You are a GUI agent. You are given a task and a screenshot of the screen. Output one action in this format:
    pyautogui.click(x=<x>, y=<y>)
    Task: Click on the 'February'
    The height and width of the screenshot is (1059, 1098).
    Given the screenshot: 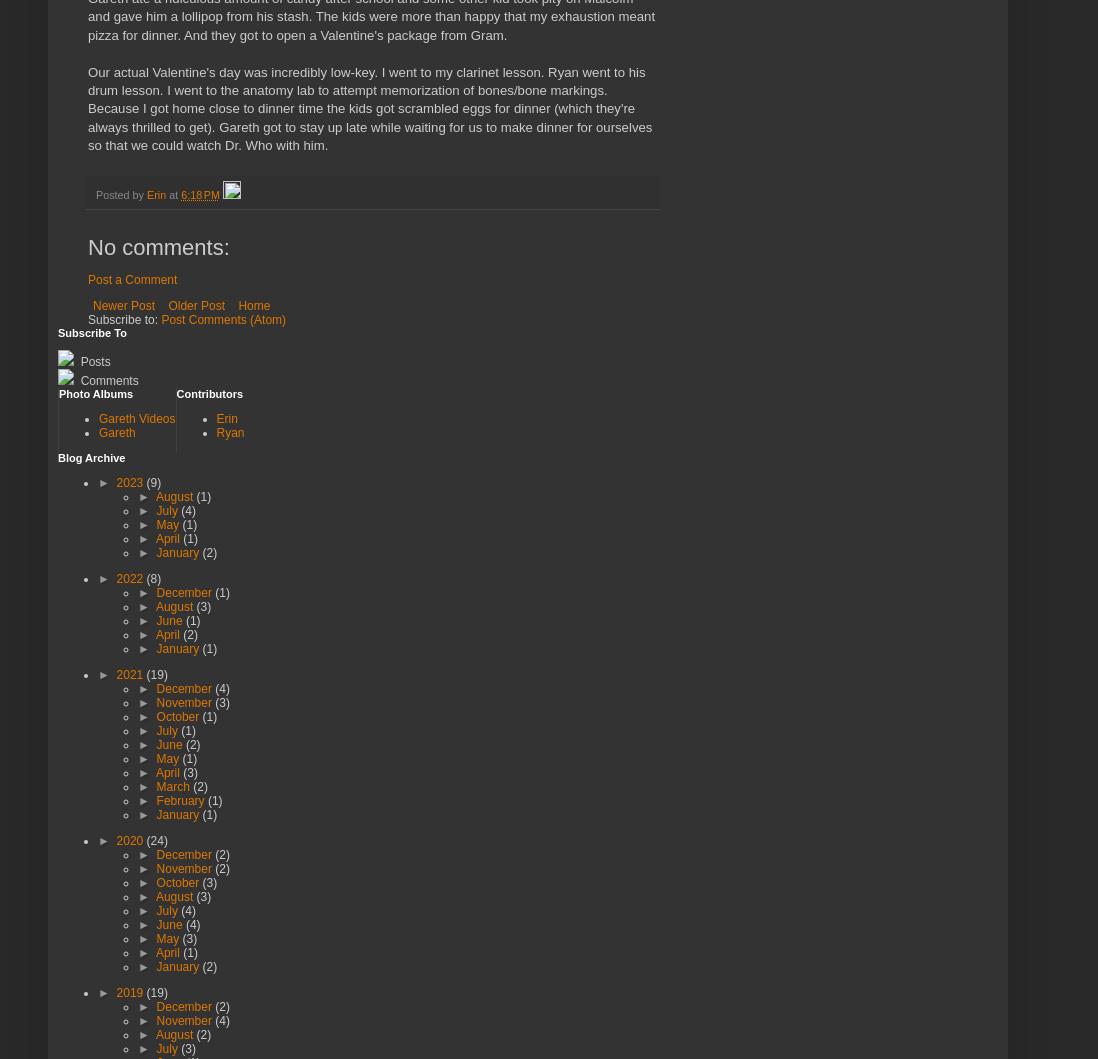 What is the action you would take?
    pyautogui.click(x=181, y=800)
    